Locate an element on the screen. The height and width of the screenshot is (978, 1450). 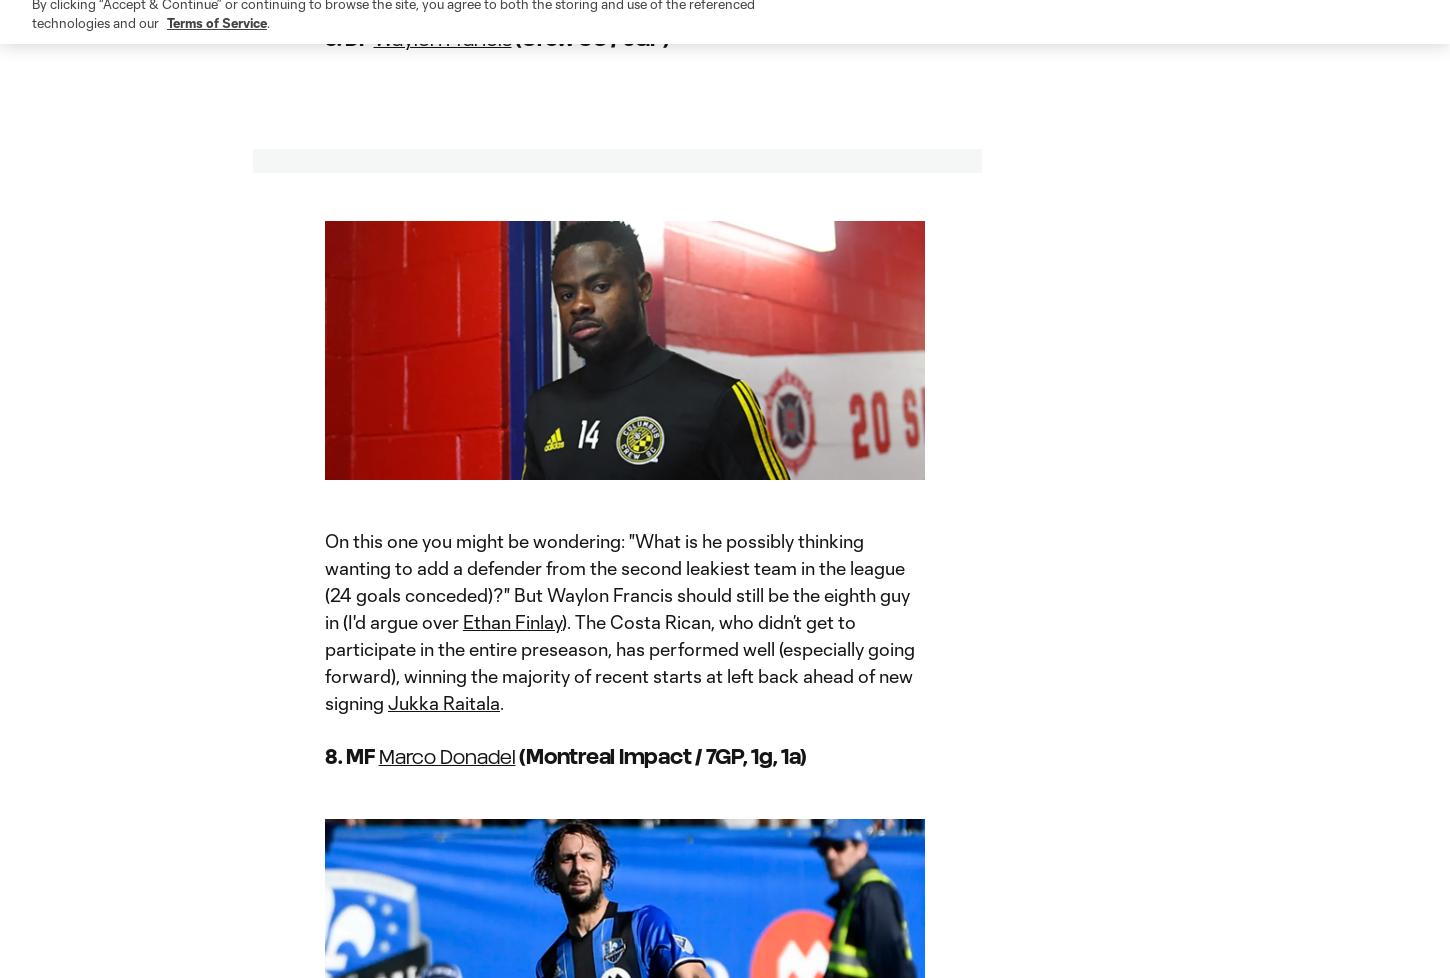
'Marco Donadel' is located at coordinates (445, 755).